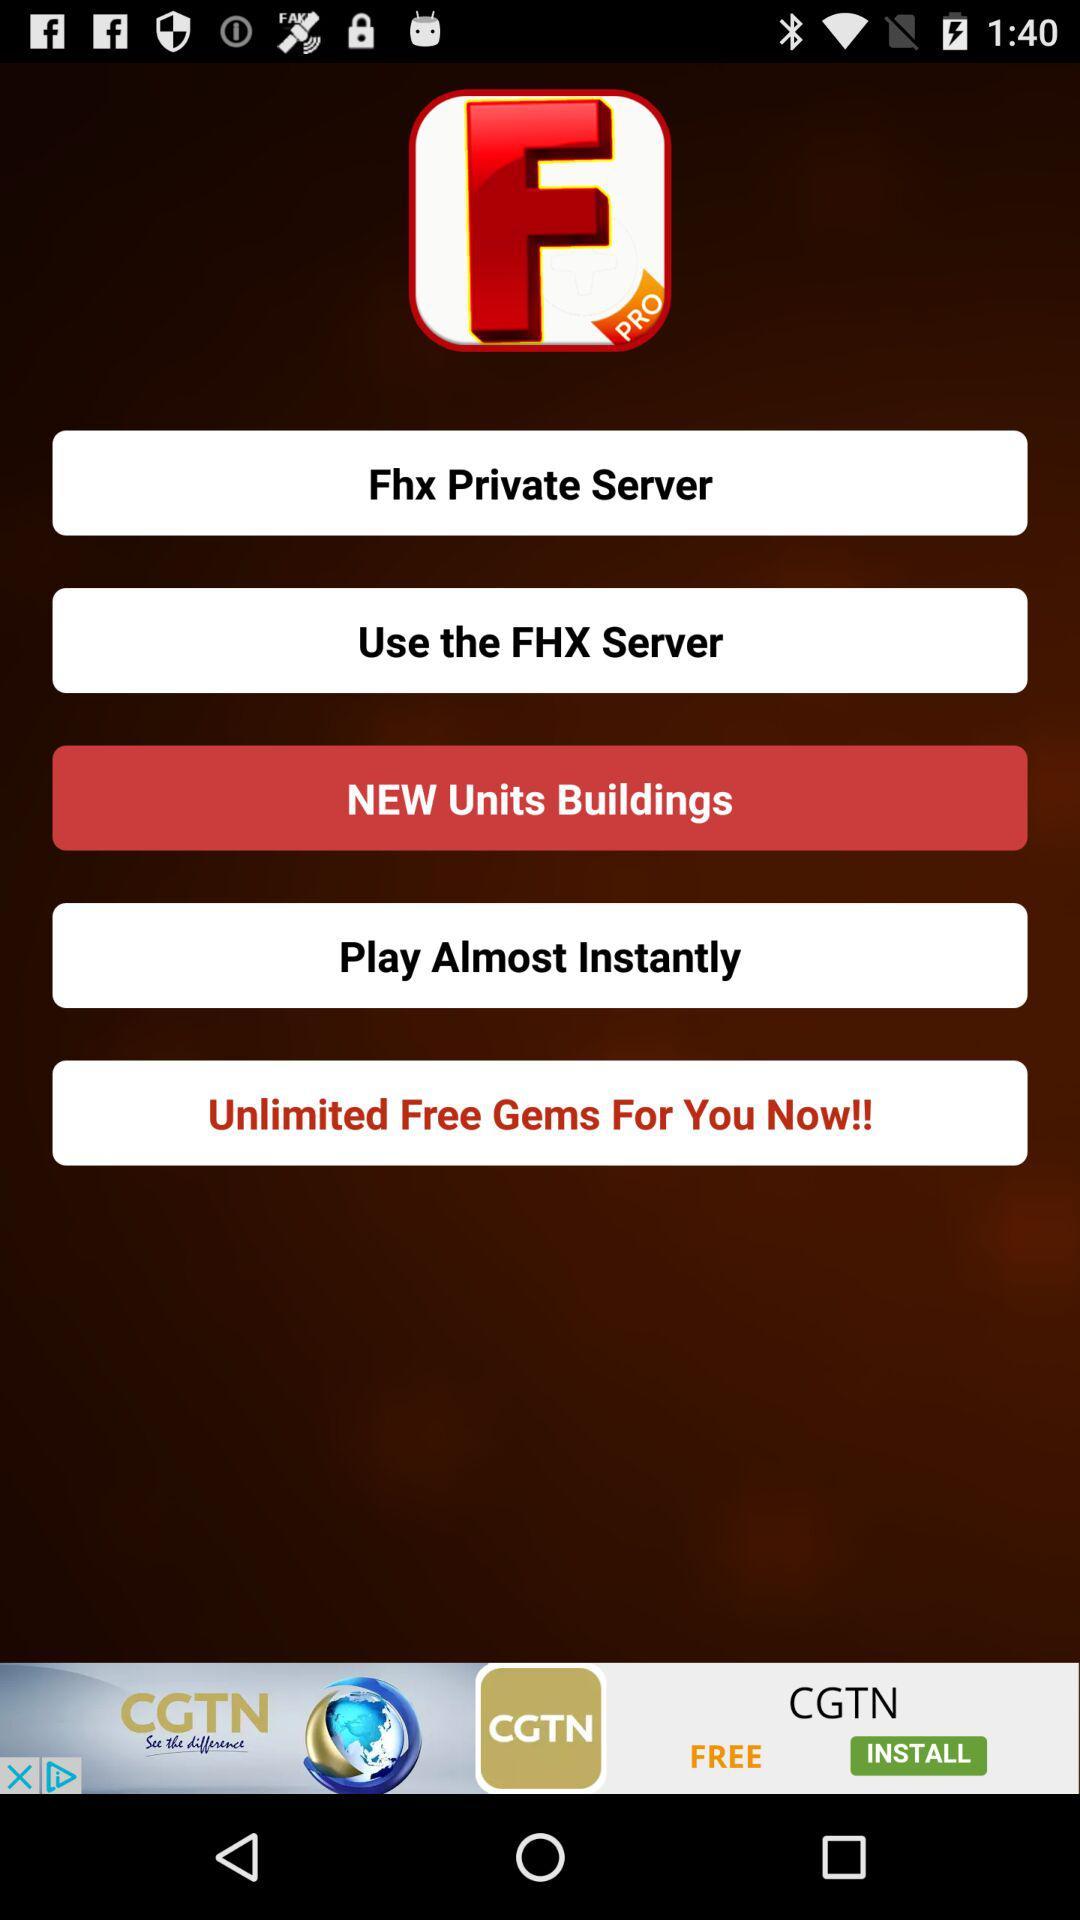 The width and height of the screenshot is (1080, 1920). Describe the element at coordinates (540, 1727) in the screenshot. I see `visit cgtn website` at that location.